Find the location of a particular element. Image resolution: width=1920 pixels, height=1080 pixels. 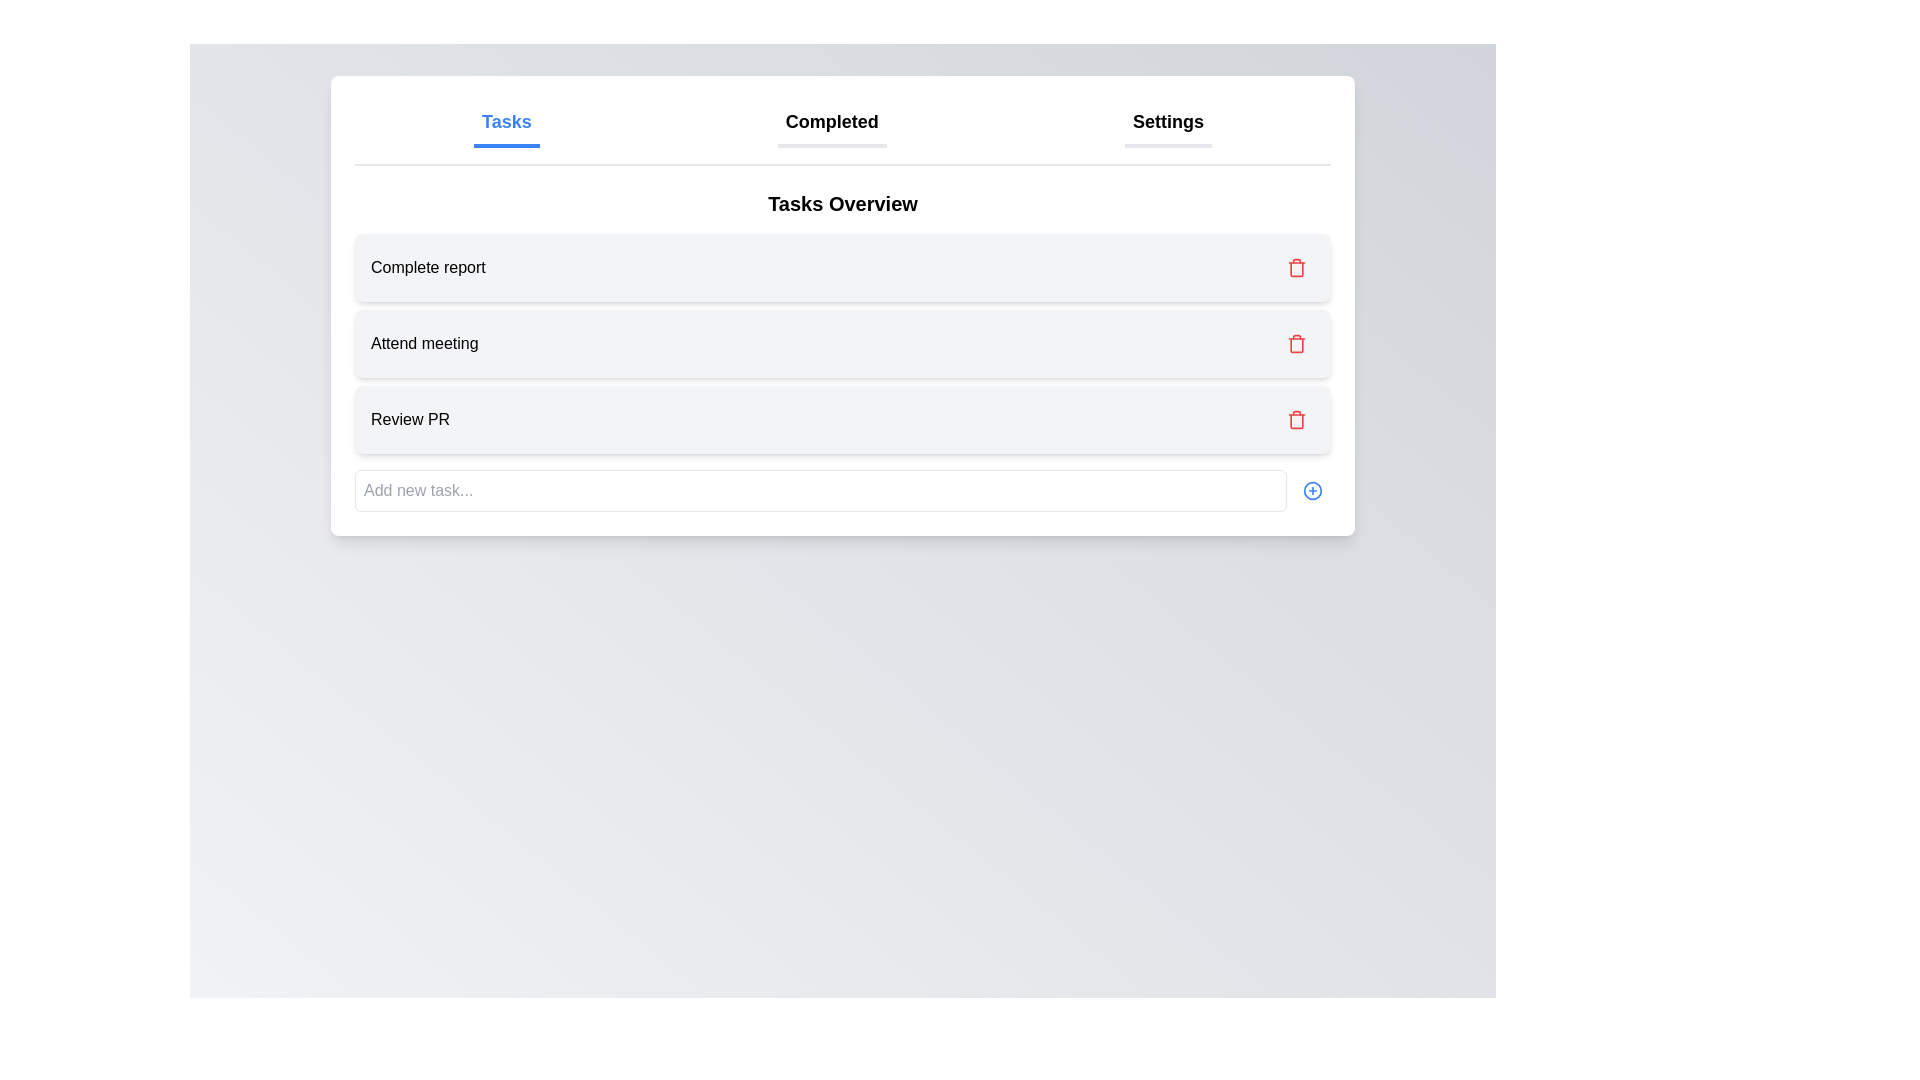

the task addition button in the Combined input and button interface located at the bottom of the 'Tasks Overview' panel for visual feedback is located at coordinates (843, 490).